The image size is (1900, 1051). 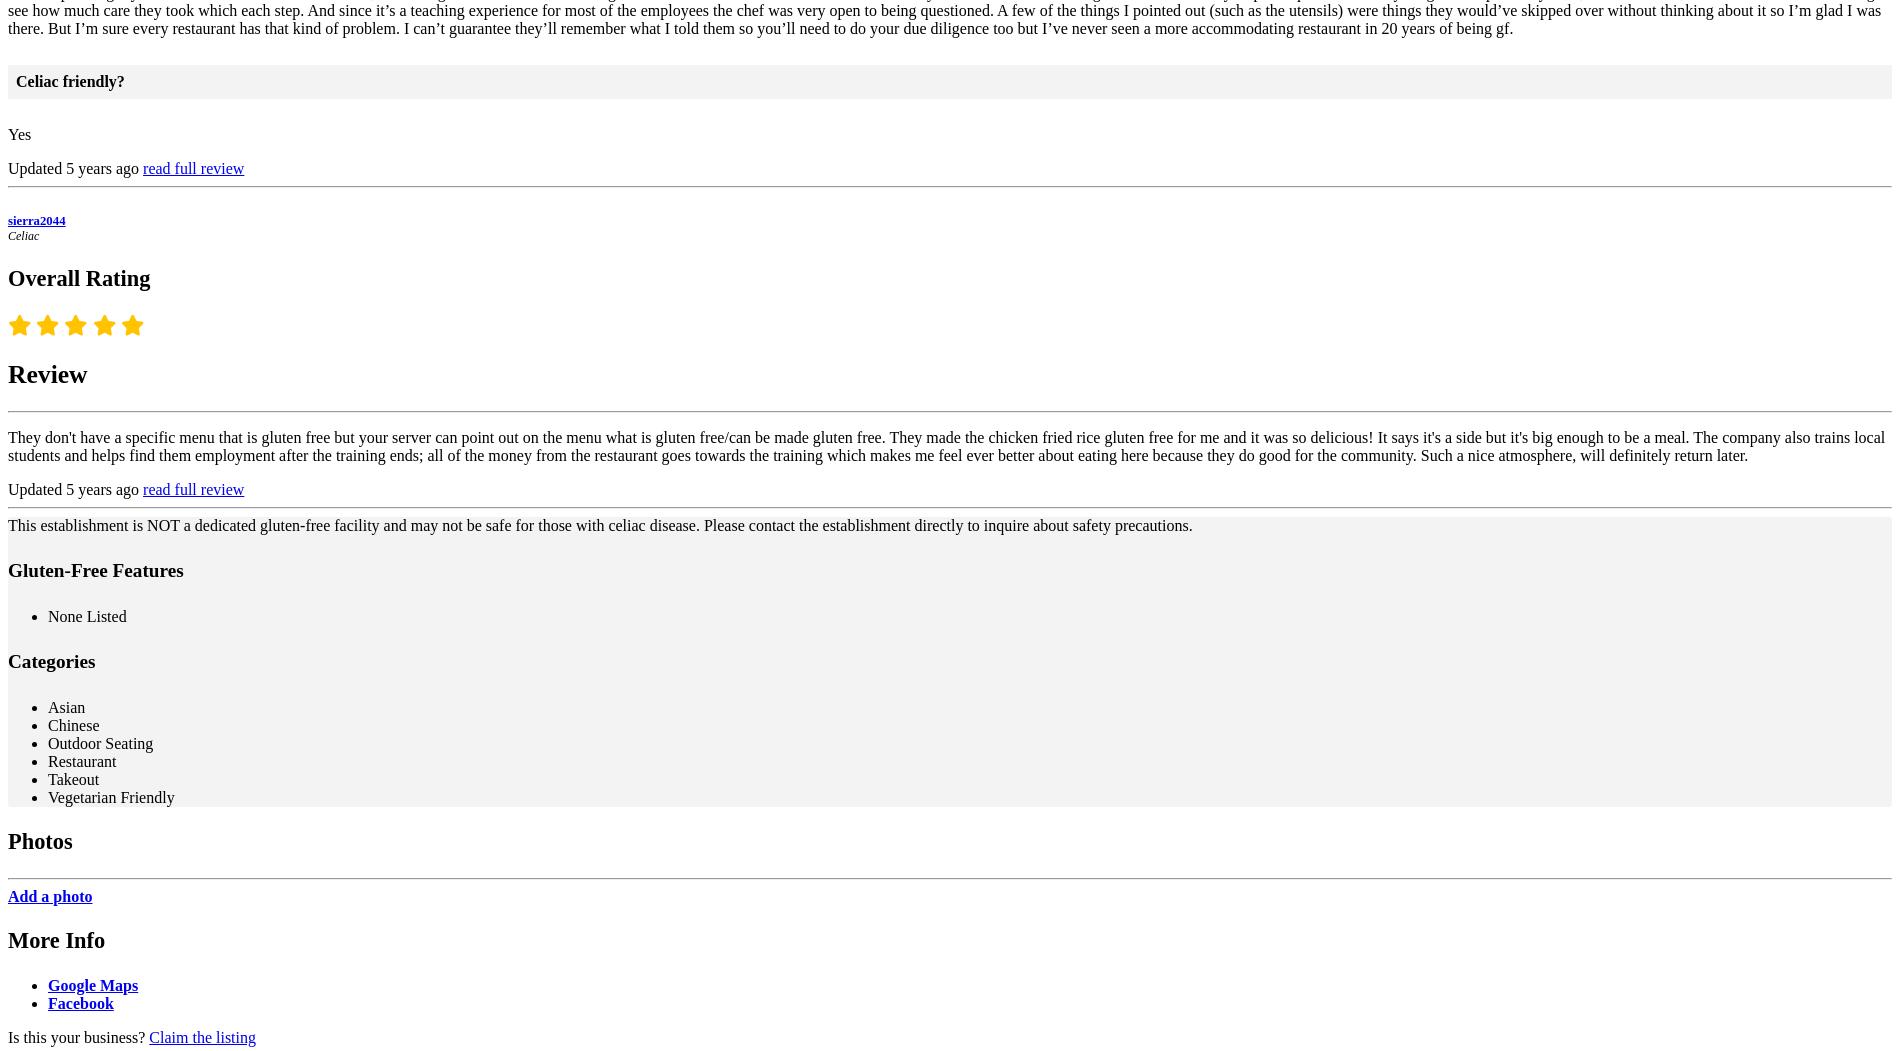 I want to click on 'Celiac friendly?', so click(x=69, y=79).